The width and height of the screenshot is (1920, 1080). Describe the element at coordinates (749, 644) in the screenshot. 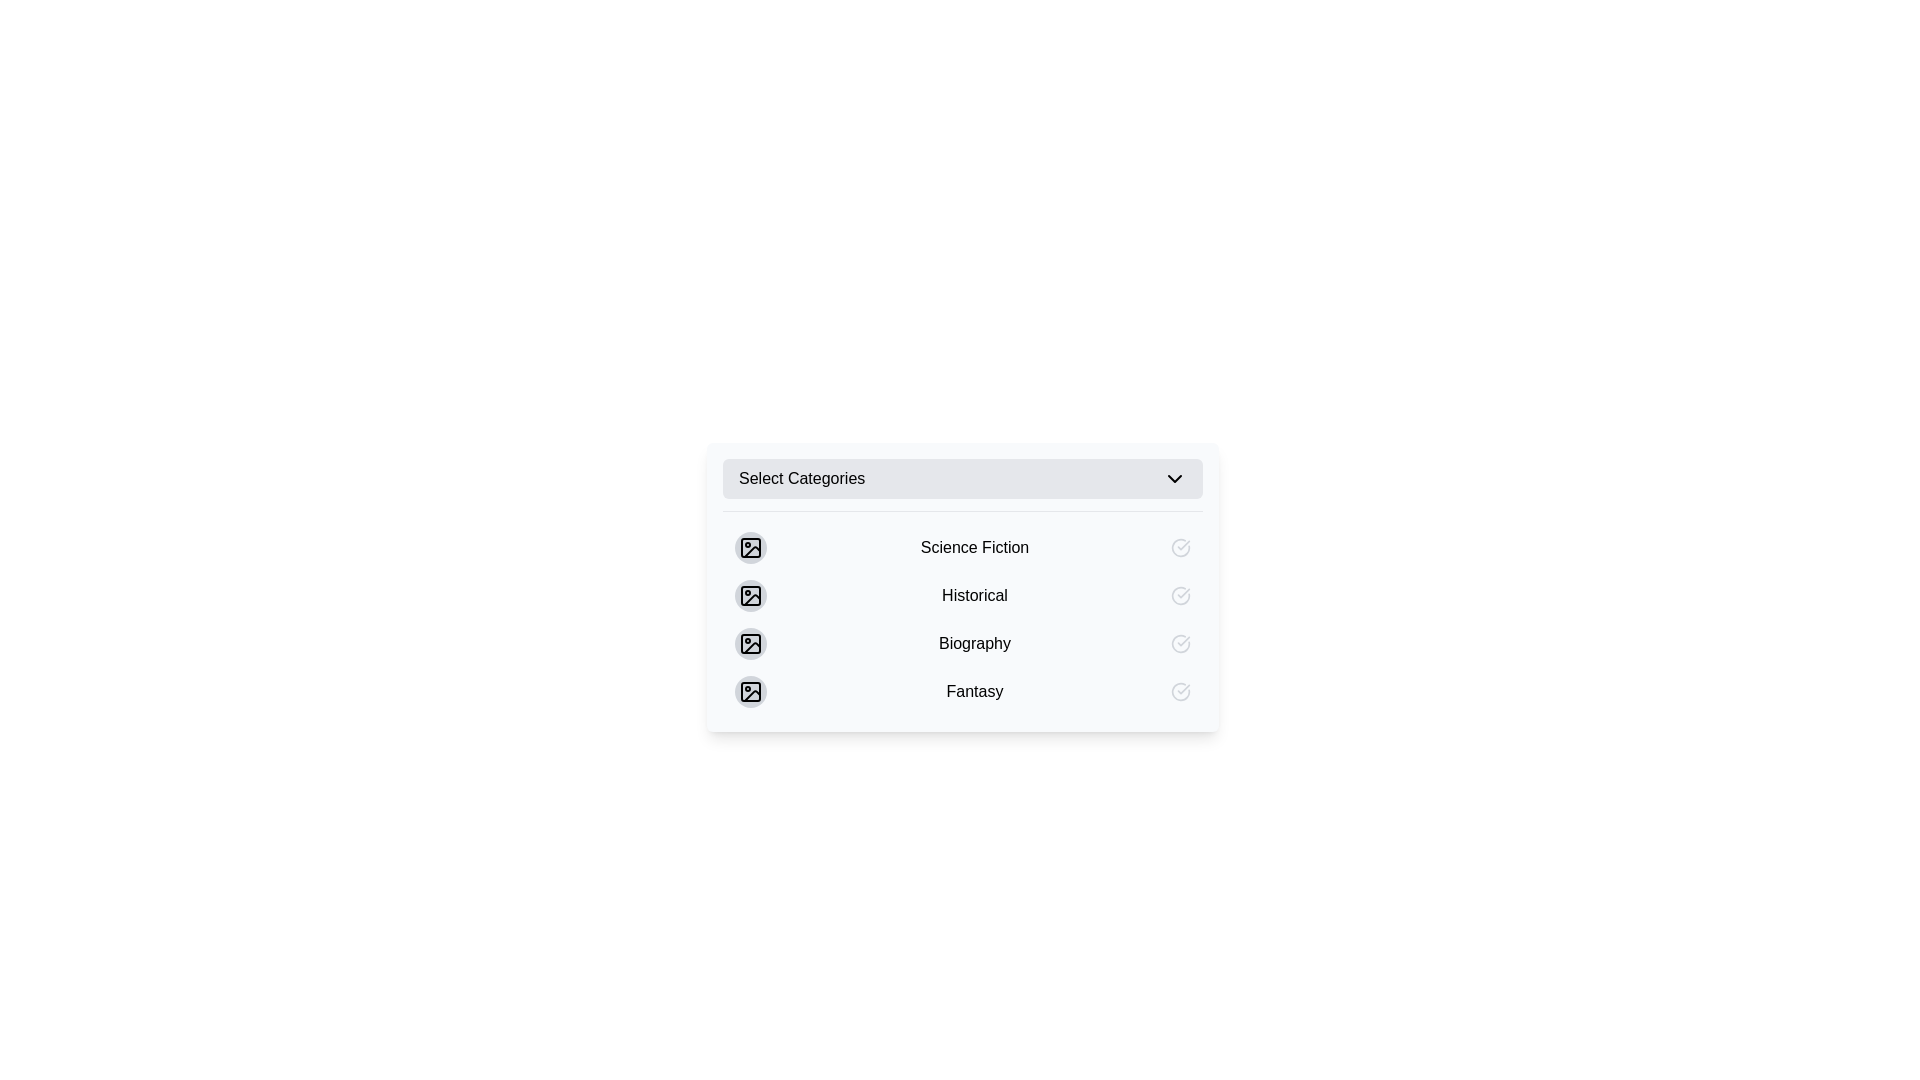

I see `the button with an icon` at that location.